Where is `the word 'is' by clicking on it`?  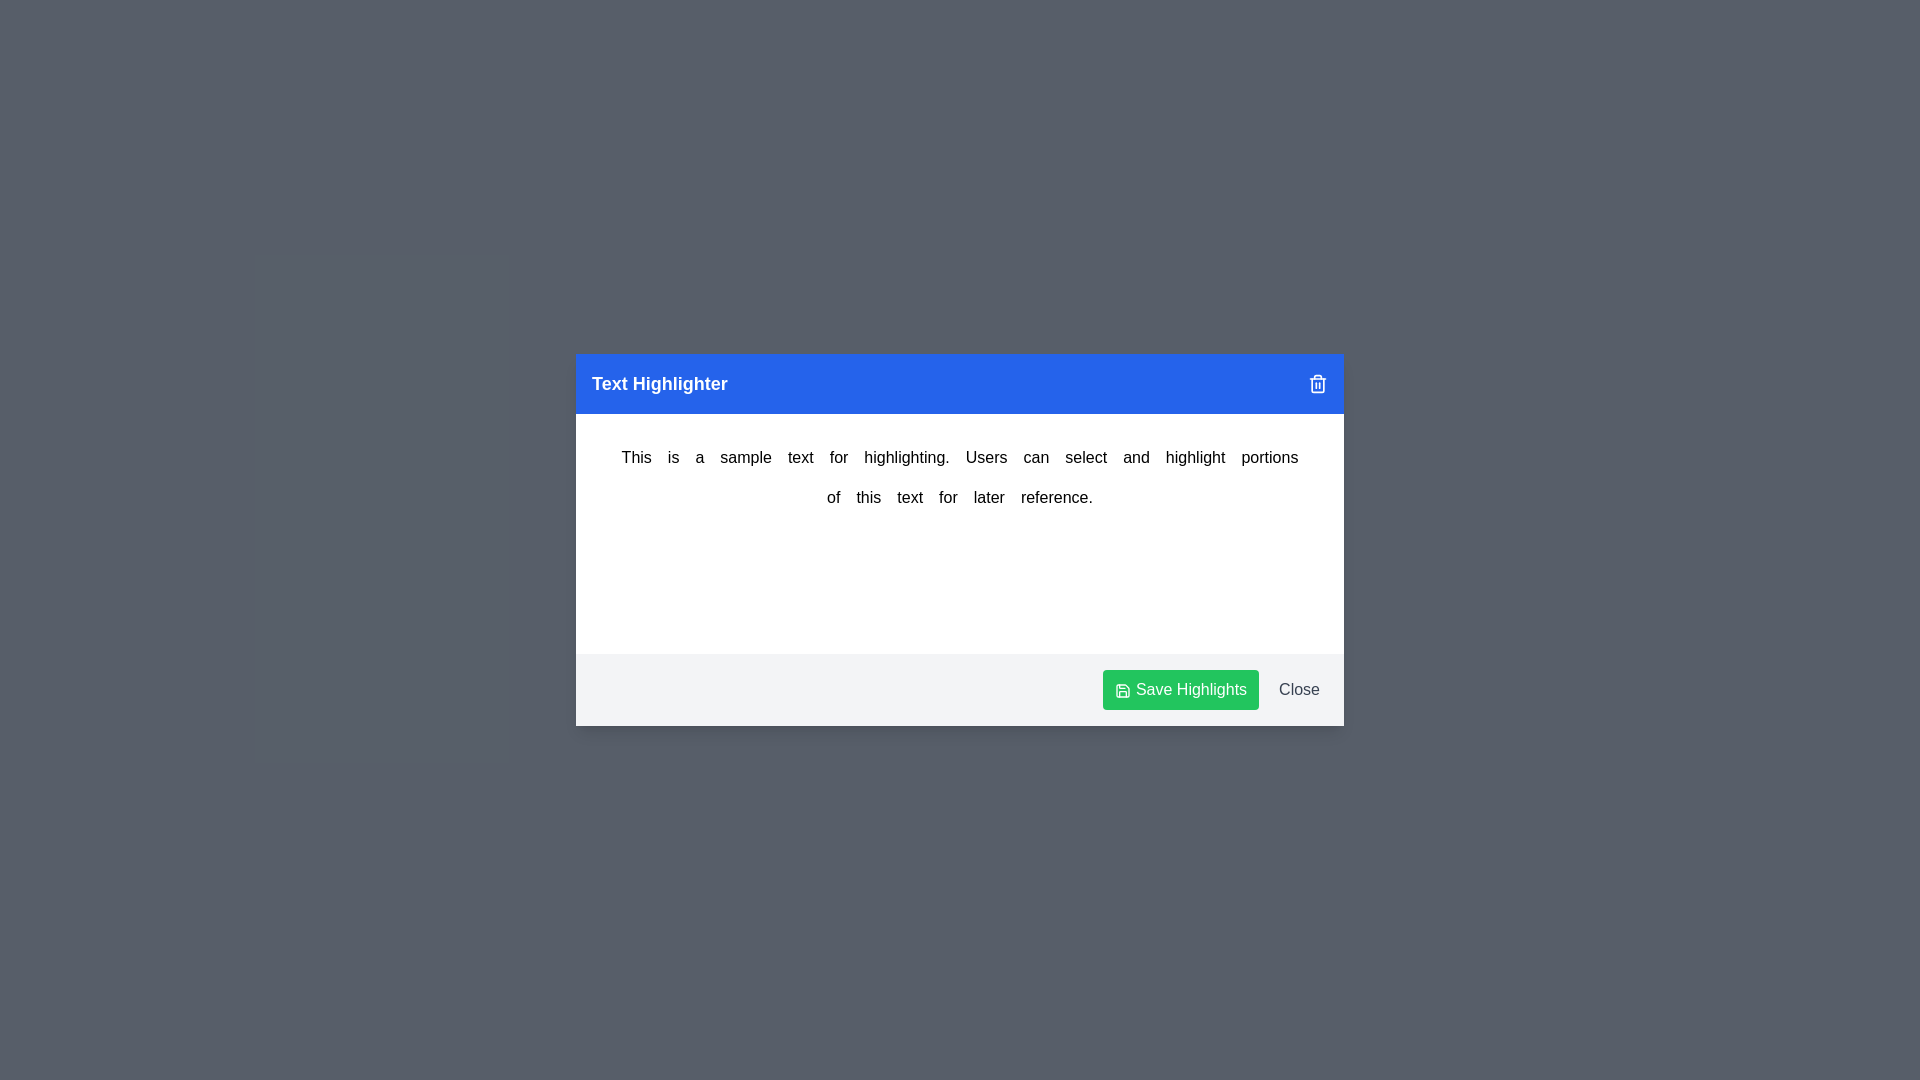 the word 'is' by clicking on it is located at coordinates (673, 458).